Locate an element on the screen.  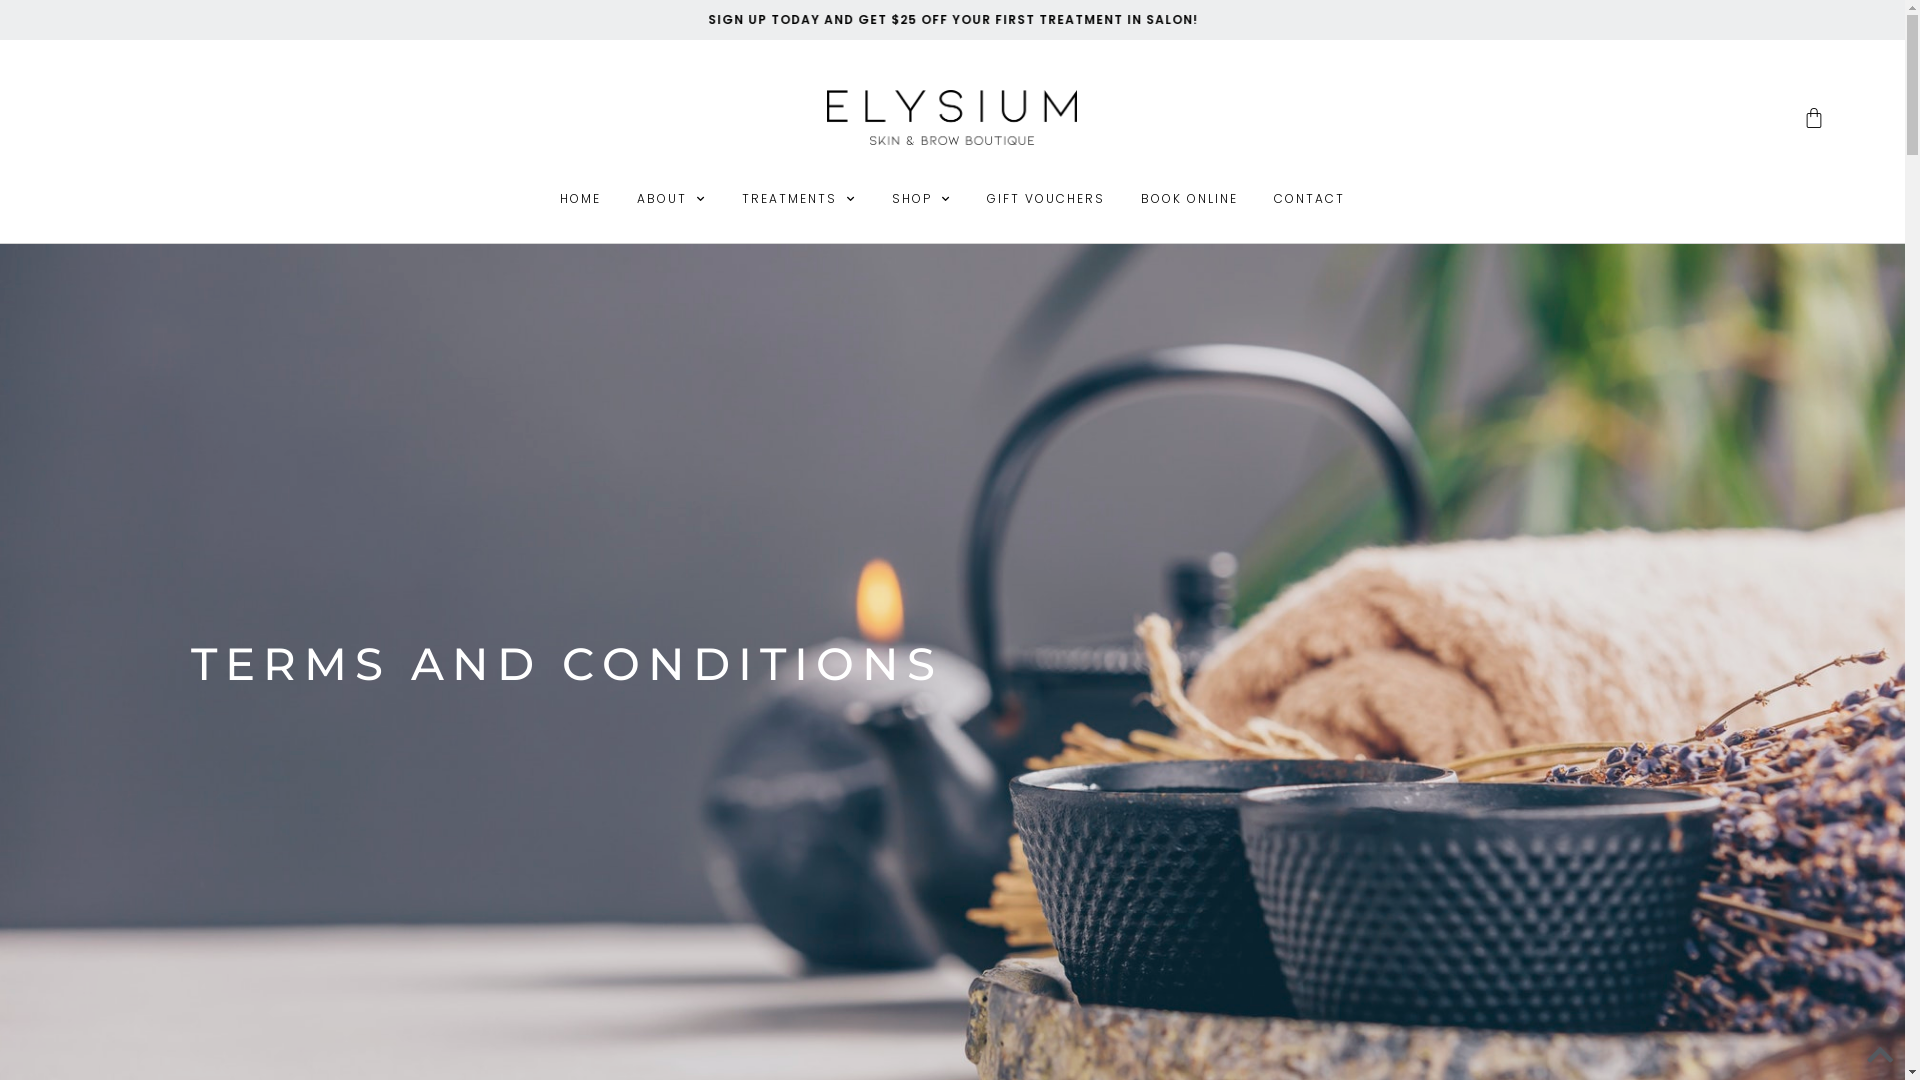
'CONTACT' is located at coordinates (1309, 199).